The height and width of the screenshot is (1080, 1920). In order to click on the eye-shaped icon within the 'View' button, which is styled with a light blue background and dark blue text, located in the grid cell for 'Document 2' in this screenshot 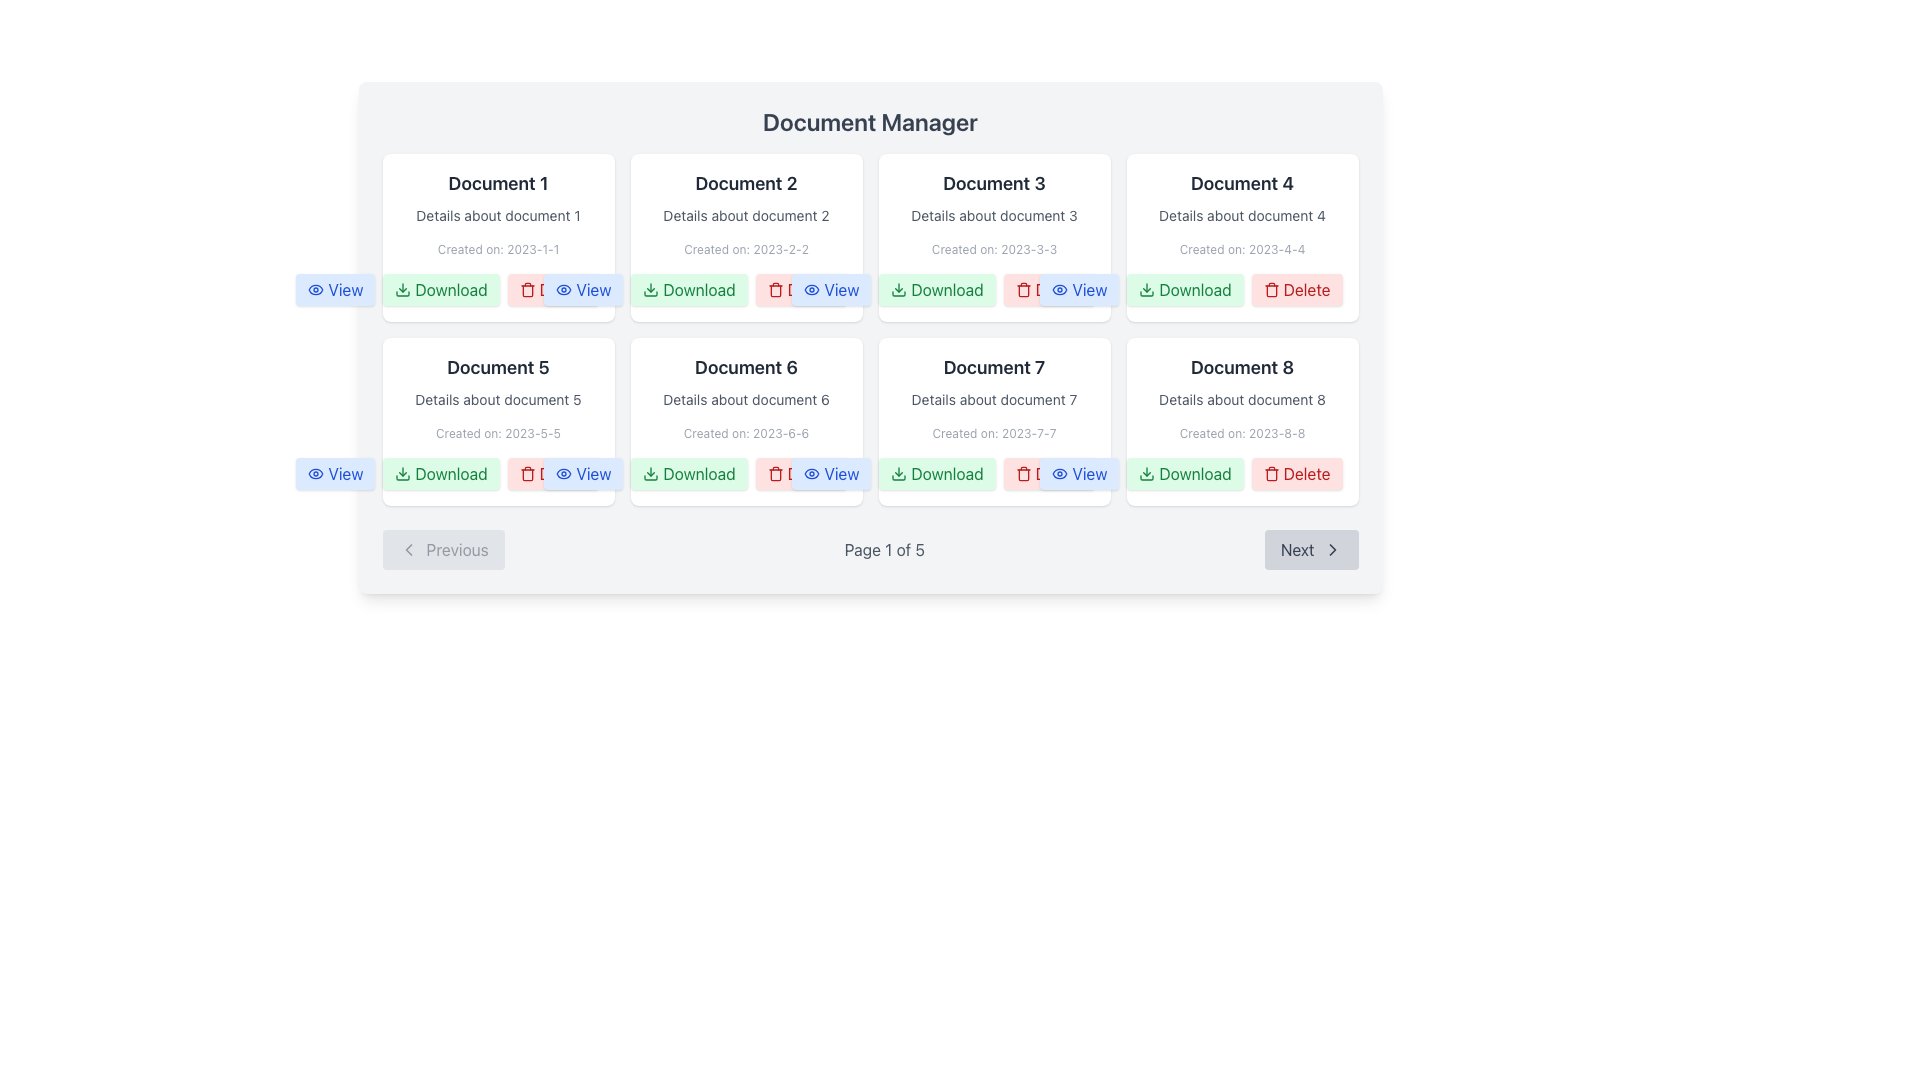, I will do `click(812, 289)`.